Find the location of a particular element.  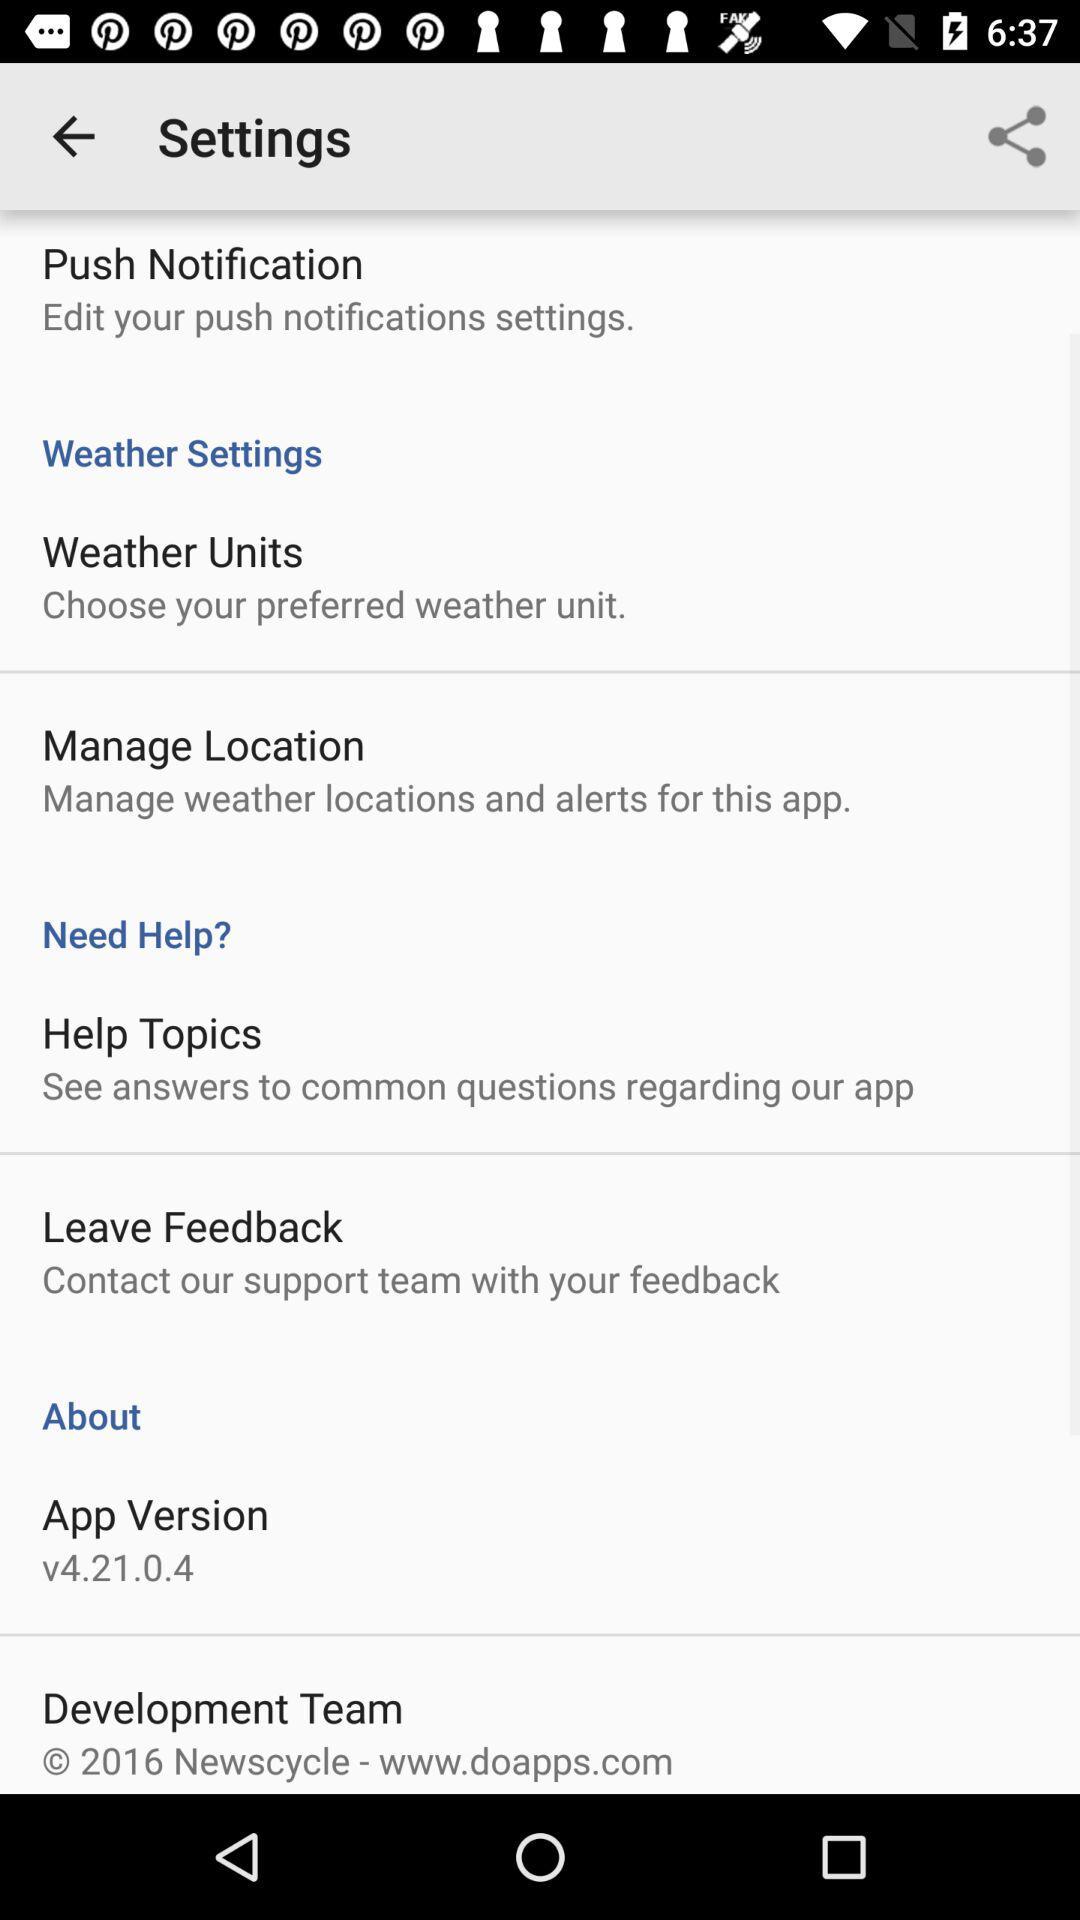

the icon below app version item is located at coordinates (118, 1565).